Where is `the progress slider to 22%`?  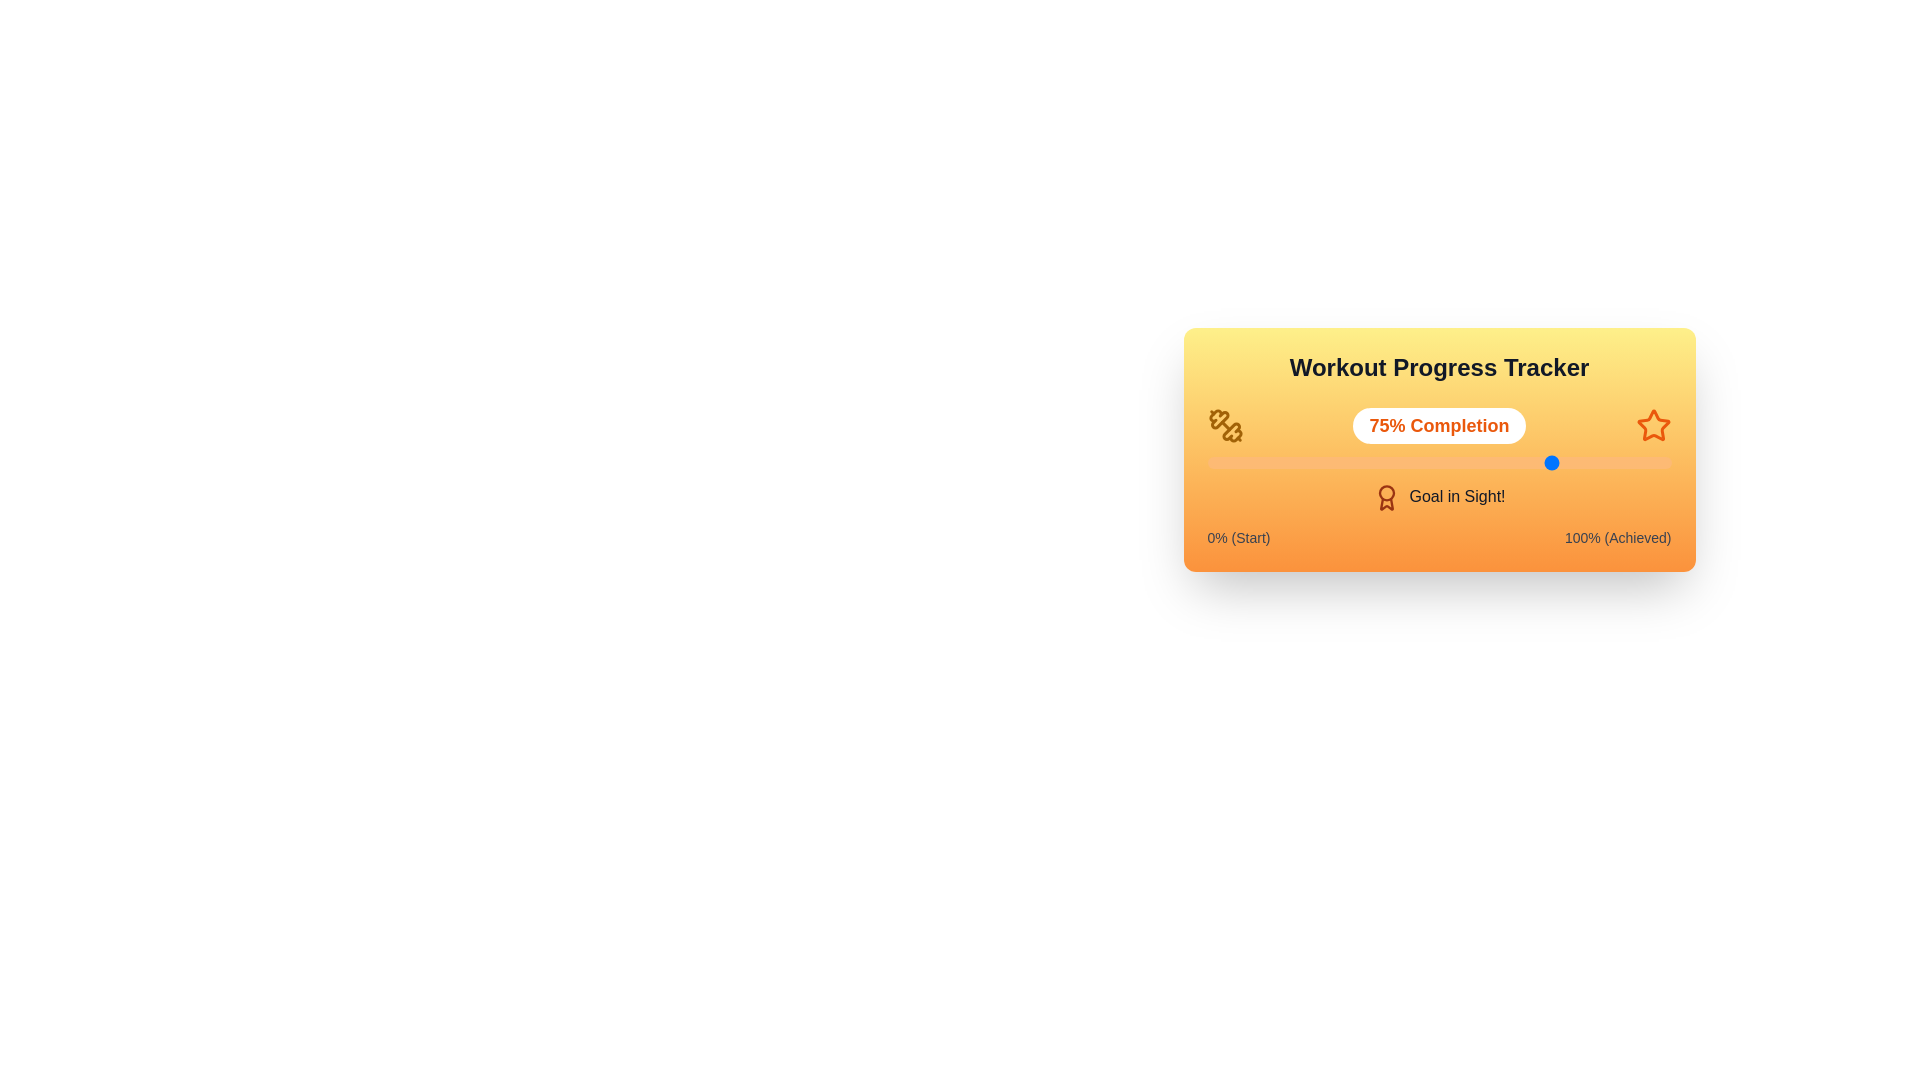
the progress slider to 22% is located at coordinates (1309, 462).